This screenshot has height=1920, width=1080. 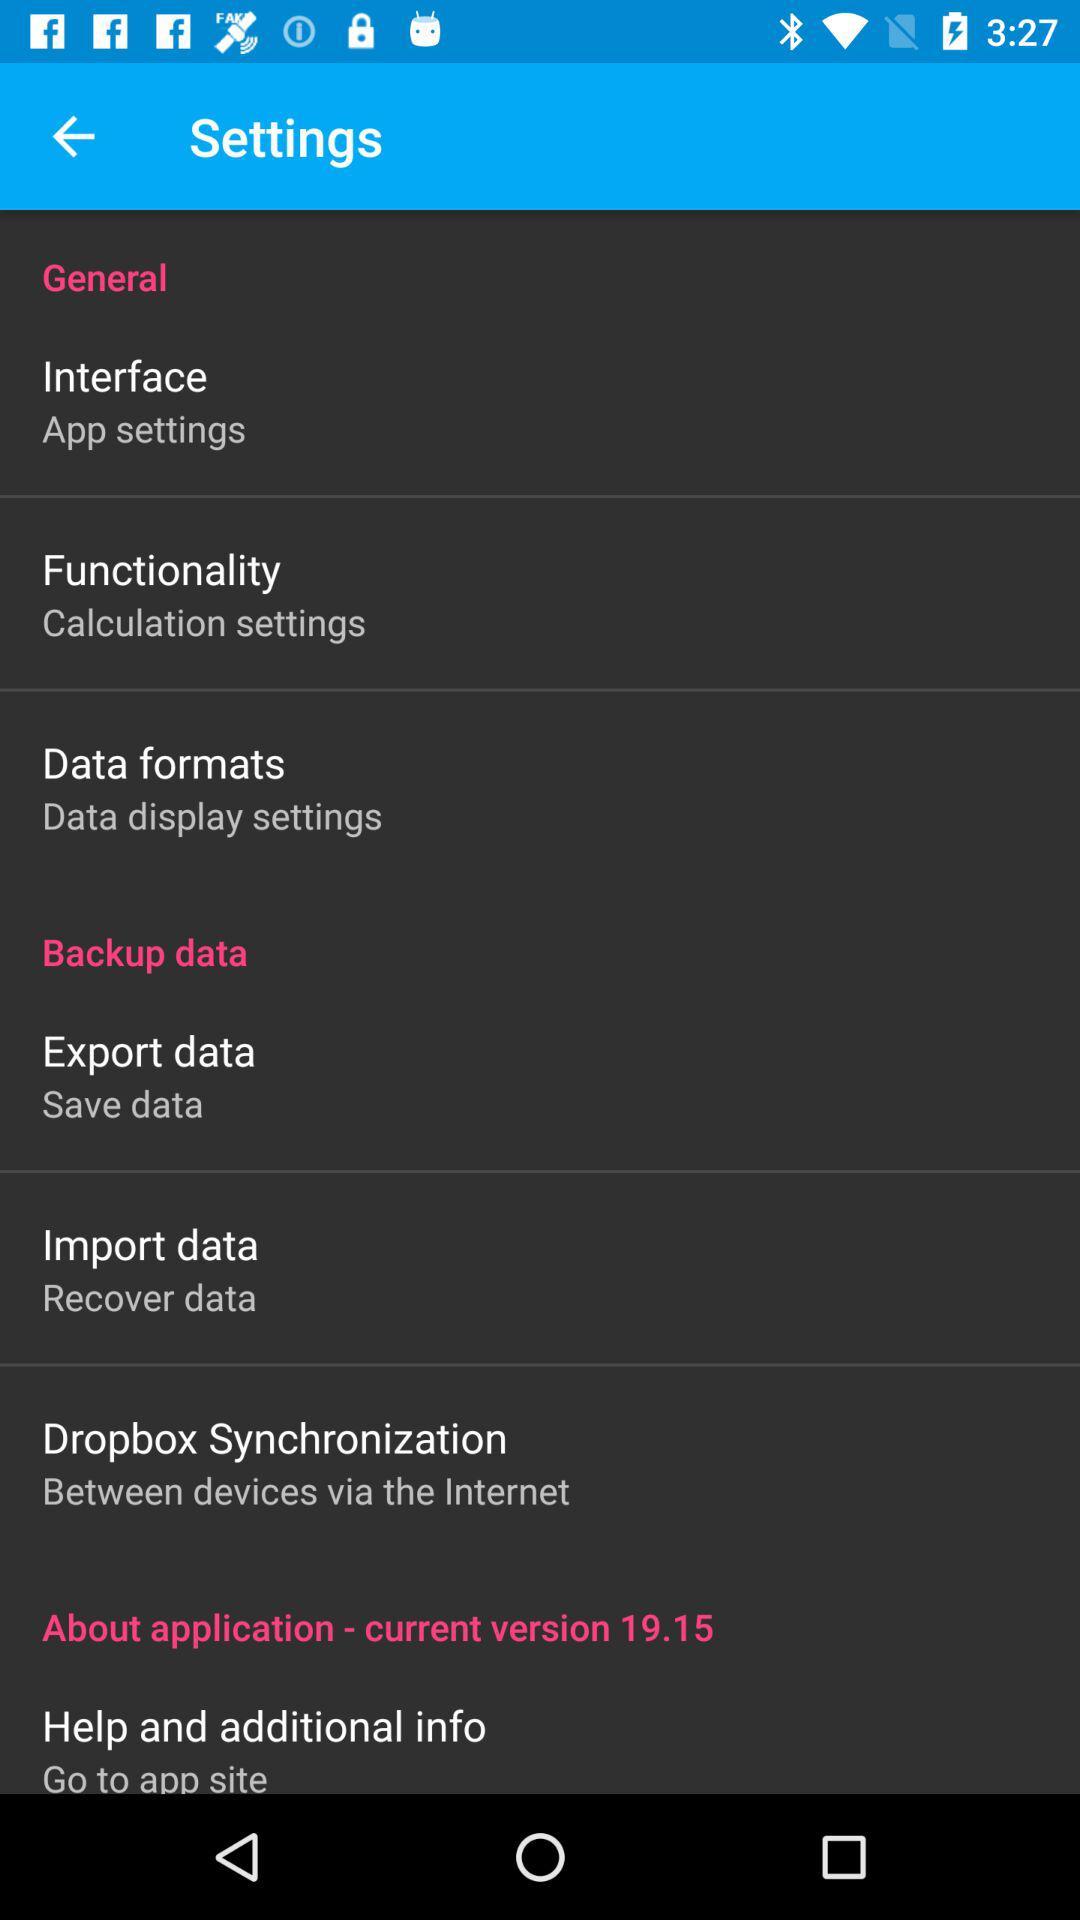 What do you see at coordinates (149, 1242) in the screenshot?
I see `icon above recover data icon` at bounding box center [149, 1242].